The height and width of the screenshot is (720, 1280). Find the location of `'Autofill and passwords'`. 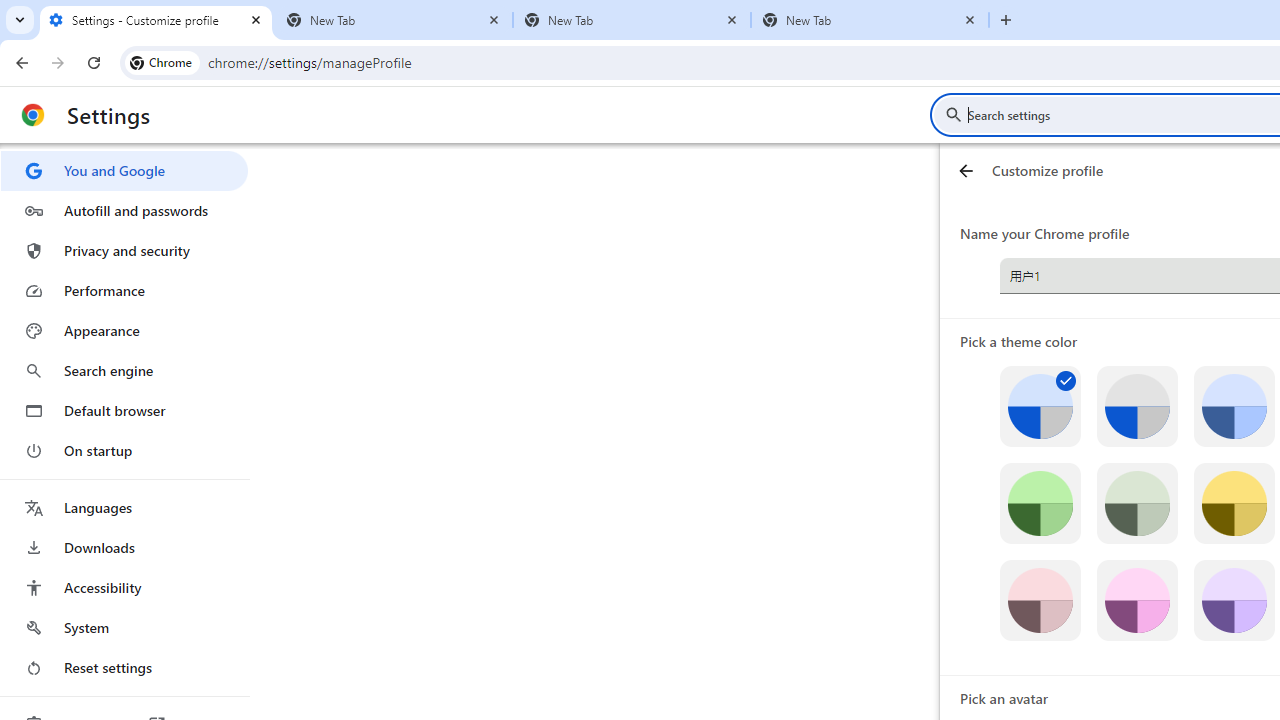

'Autofill and passwords' is located at coordinates (123, 210).